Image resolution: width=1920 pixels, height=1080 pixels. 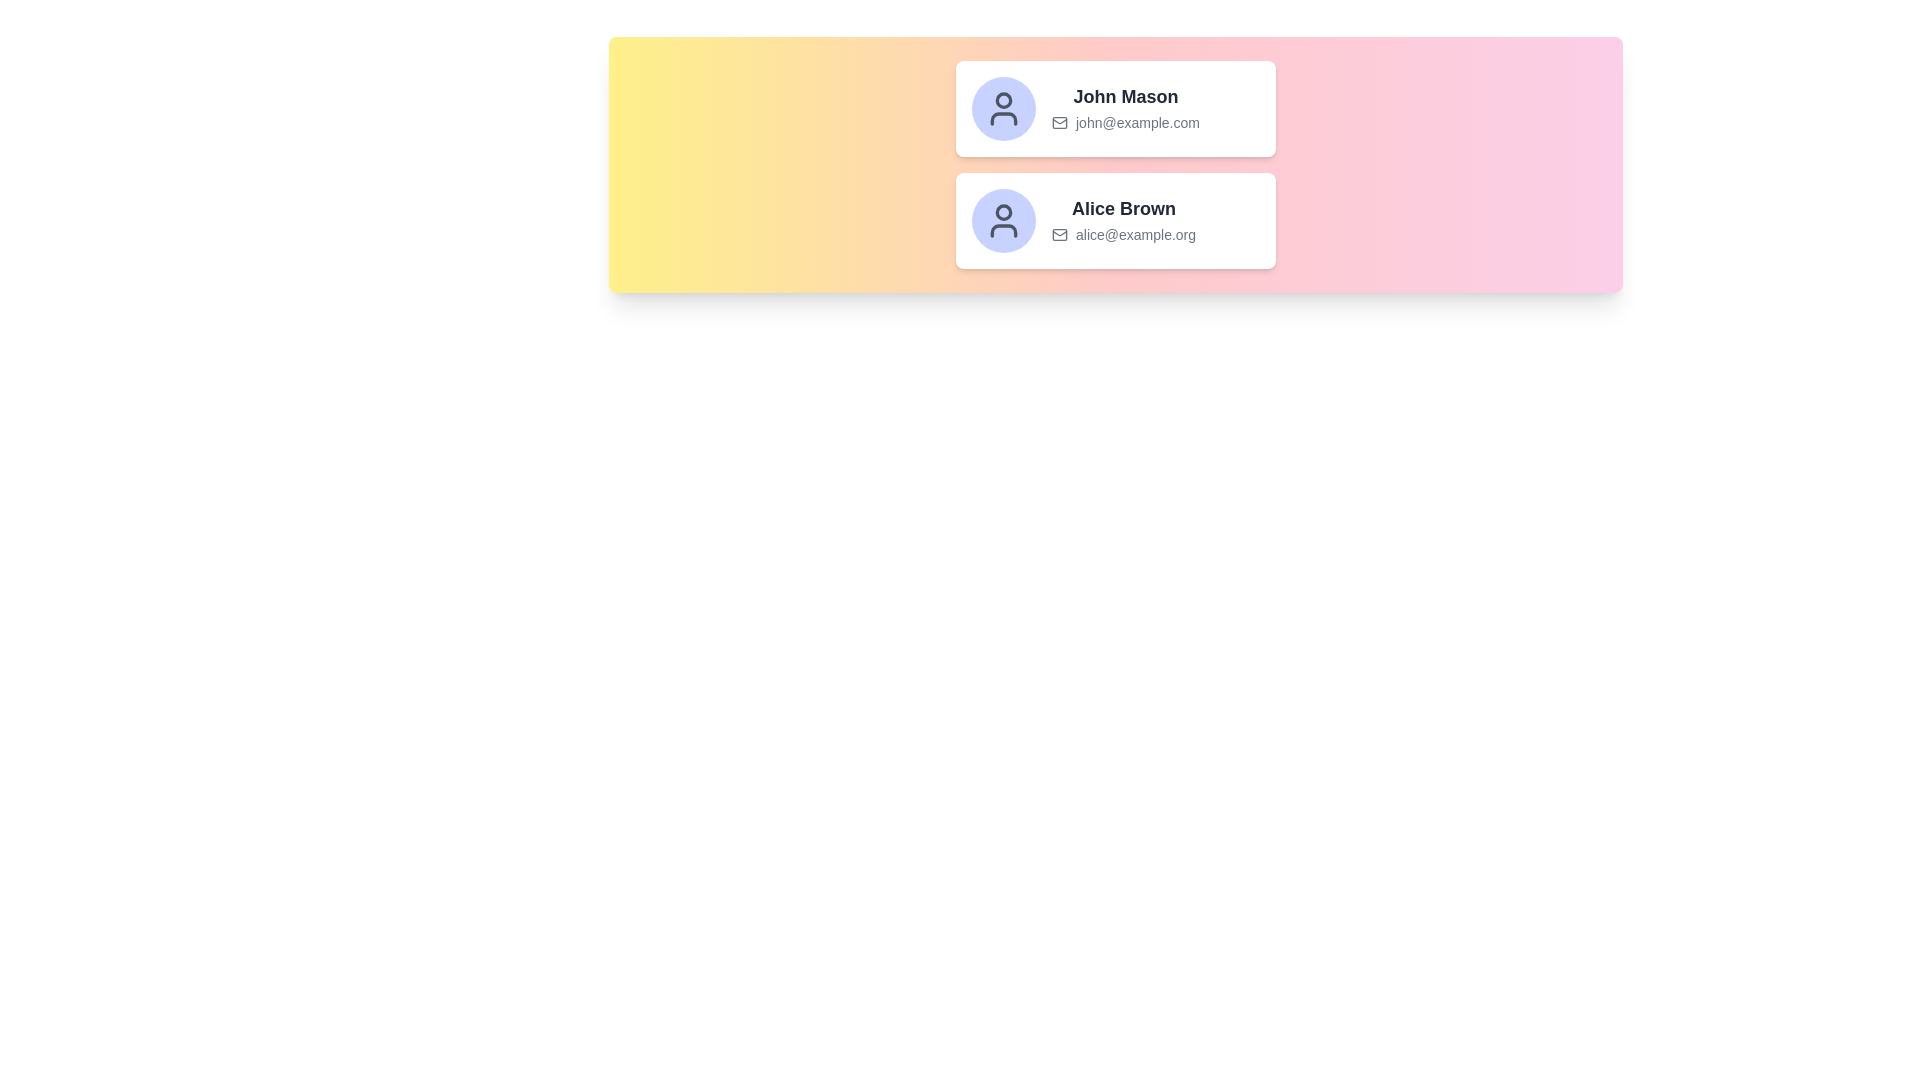 What do you see at coordinates (1123, 234) in the screenshot?
I see `the email address displayed as 'alice@example.org' preceded by an envelope icon, located below 'Alice Brown' in the second card of a vertically stacked layout` at bounding box center [1123, 234].